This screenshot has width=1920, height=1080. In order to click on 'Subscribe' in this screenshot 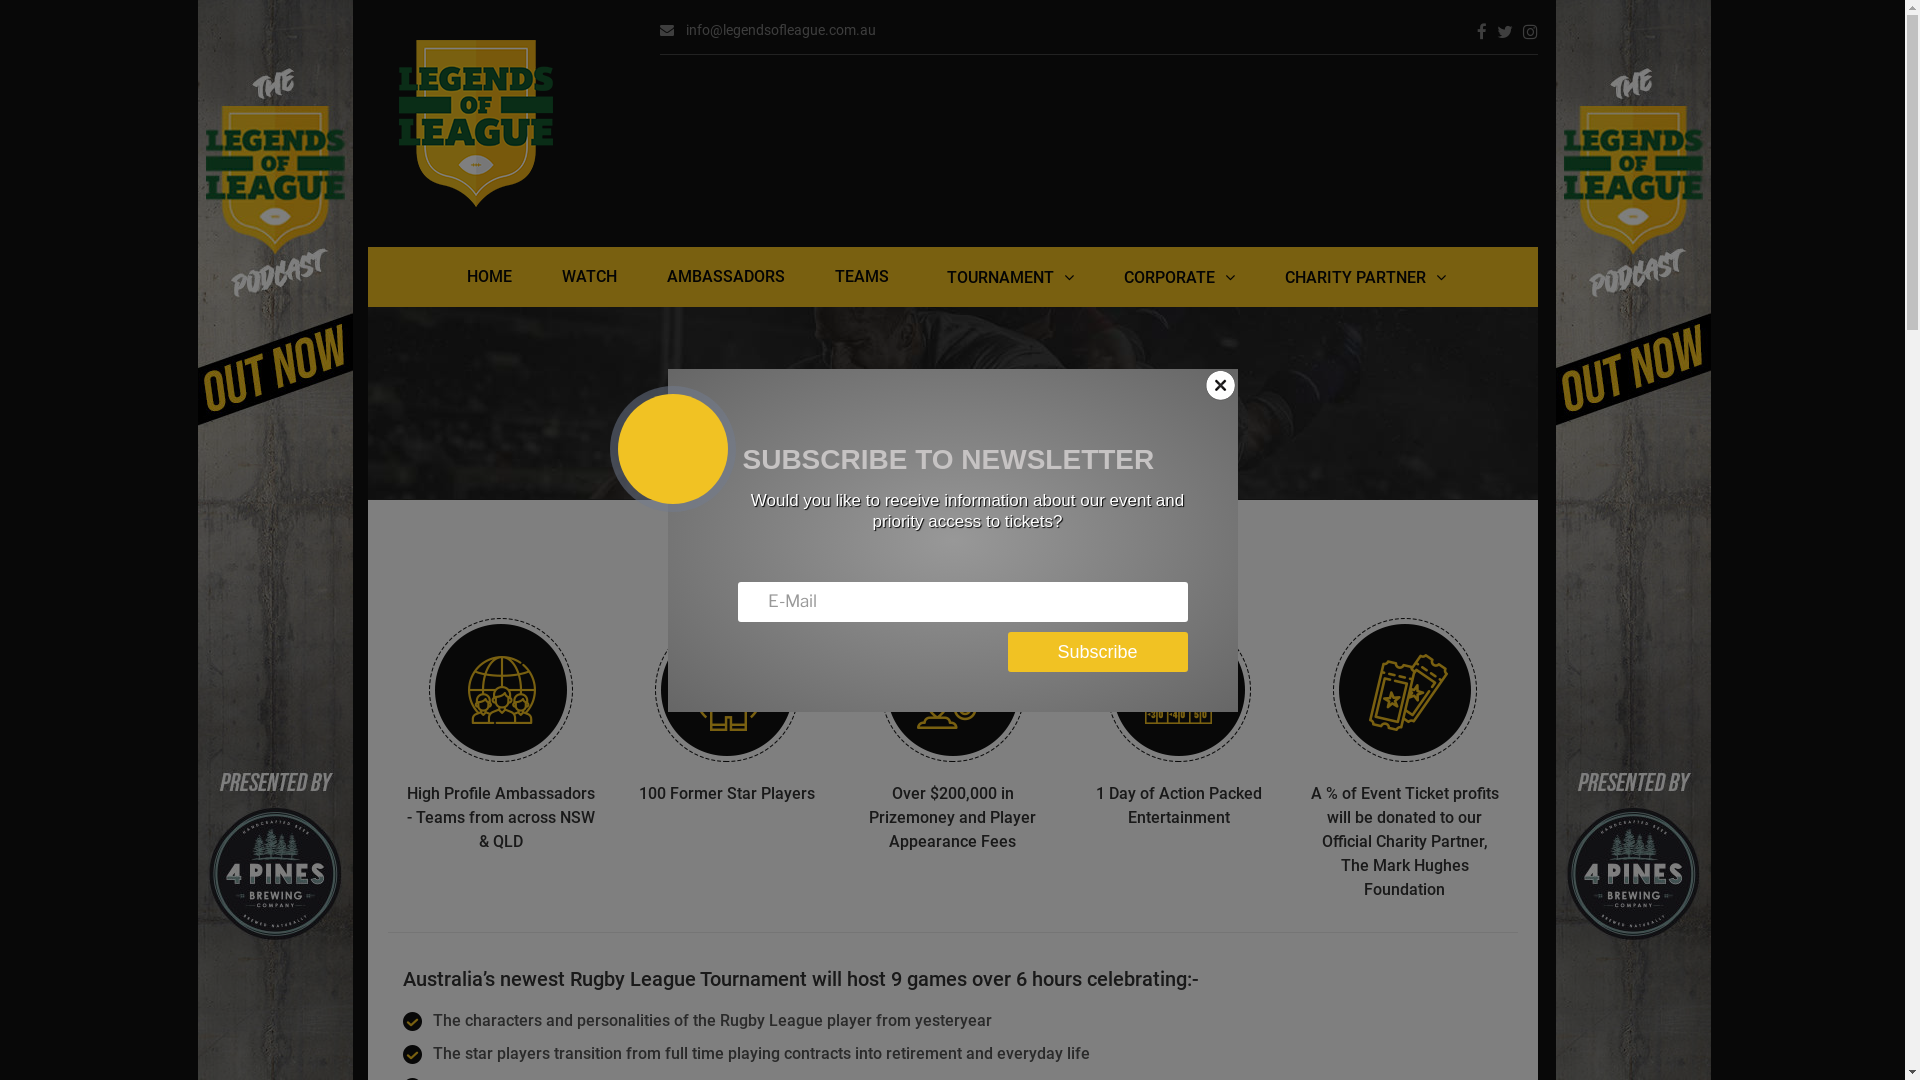, I will do `click(1097, 651)`.